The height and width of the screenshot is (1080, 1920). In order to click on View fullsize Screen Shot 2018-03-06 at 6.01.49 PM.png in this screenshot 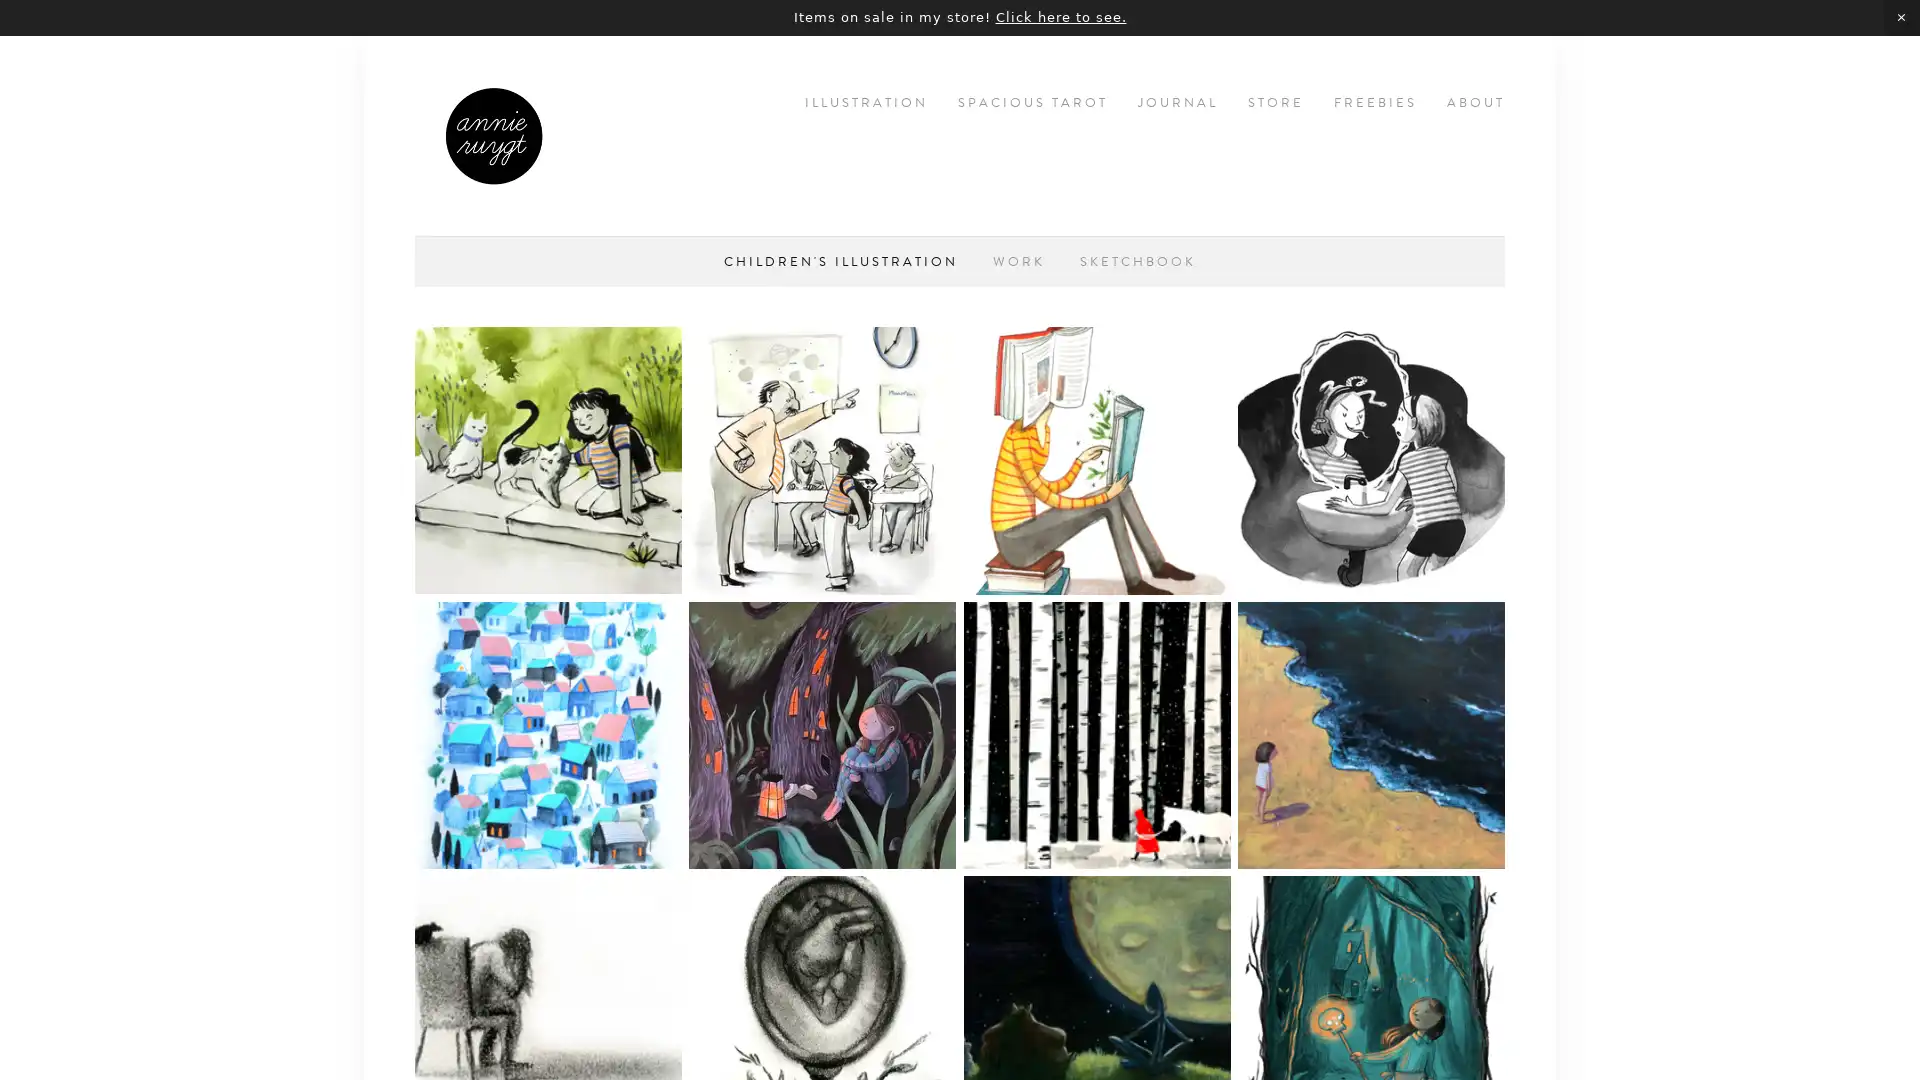, I will do `click(1370, 734)`.